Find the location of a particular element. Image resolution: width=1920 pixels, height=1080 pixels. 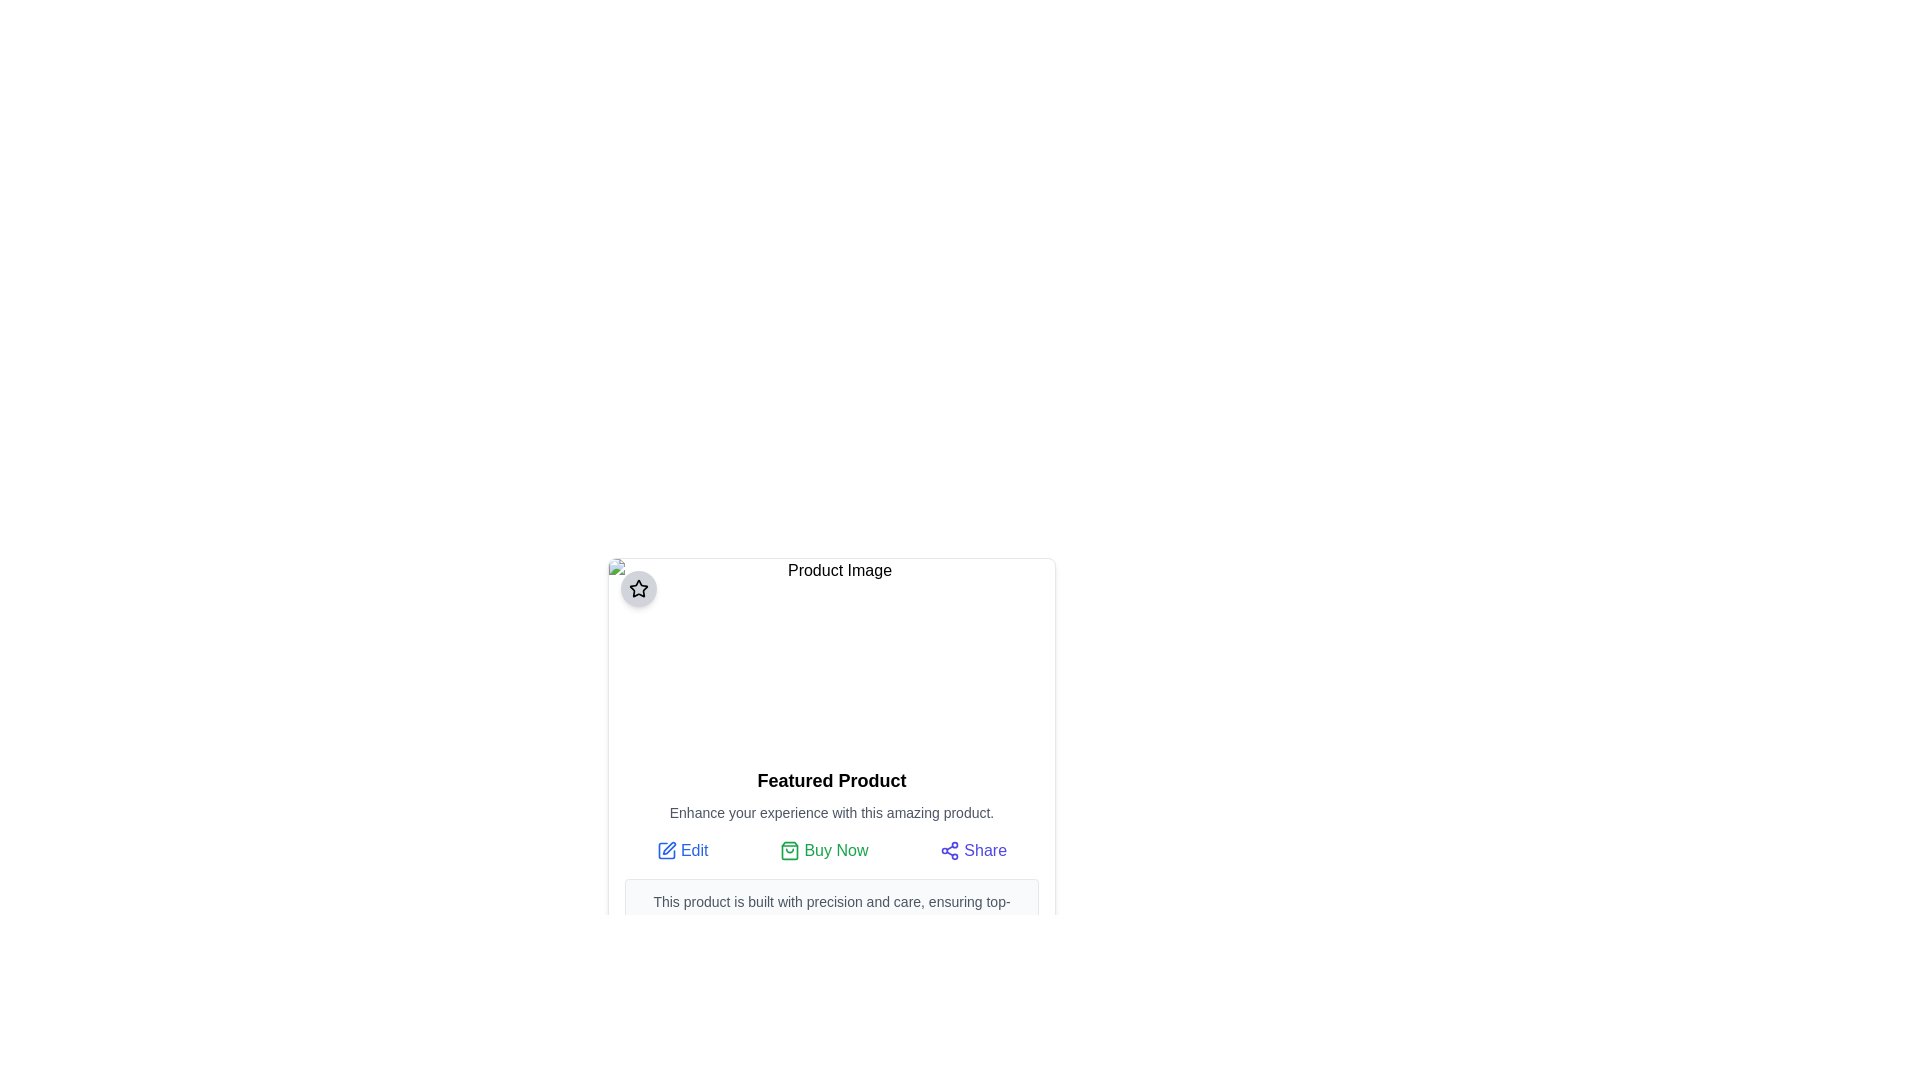

the Text block that serves as a descriptive tagline or subheading located below the 'Featured Product' heading and above the 'Edit', 'Buy Now', and 'Share' interactive elements is located at coordinates (831, 813).